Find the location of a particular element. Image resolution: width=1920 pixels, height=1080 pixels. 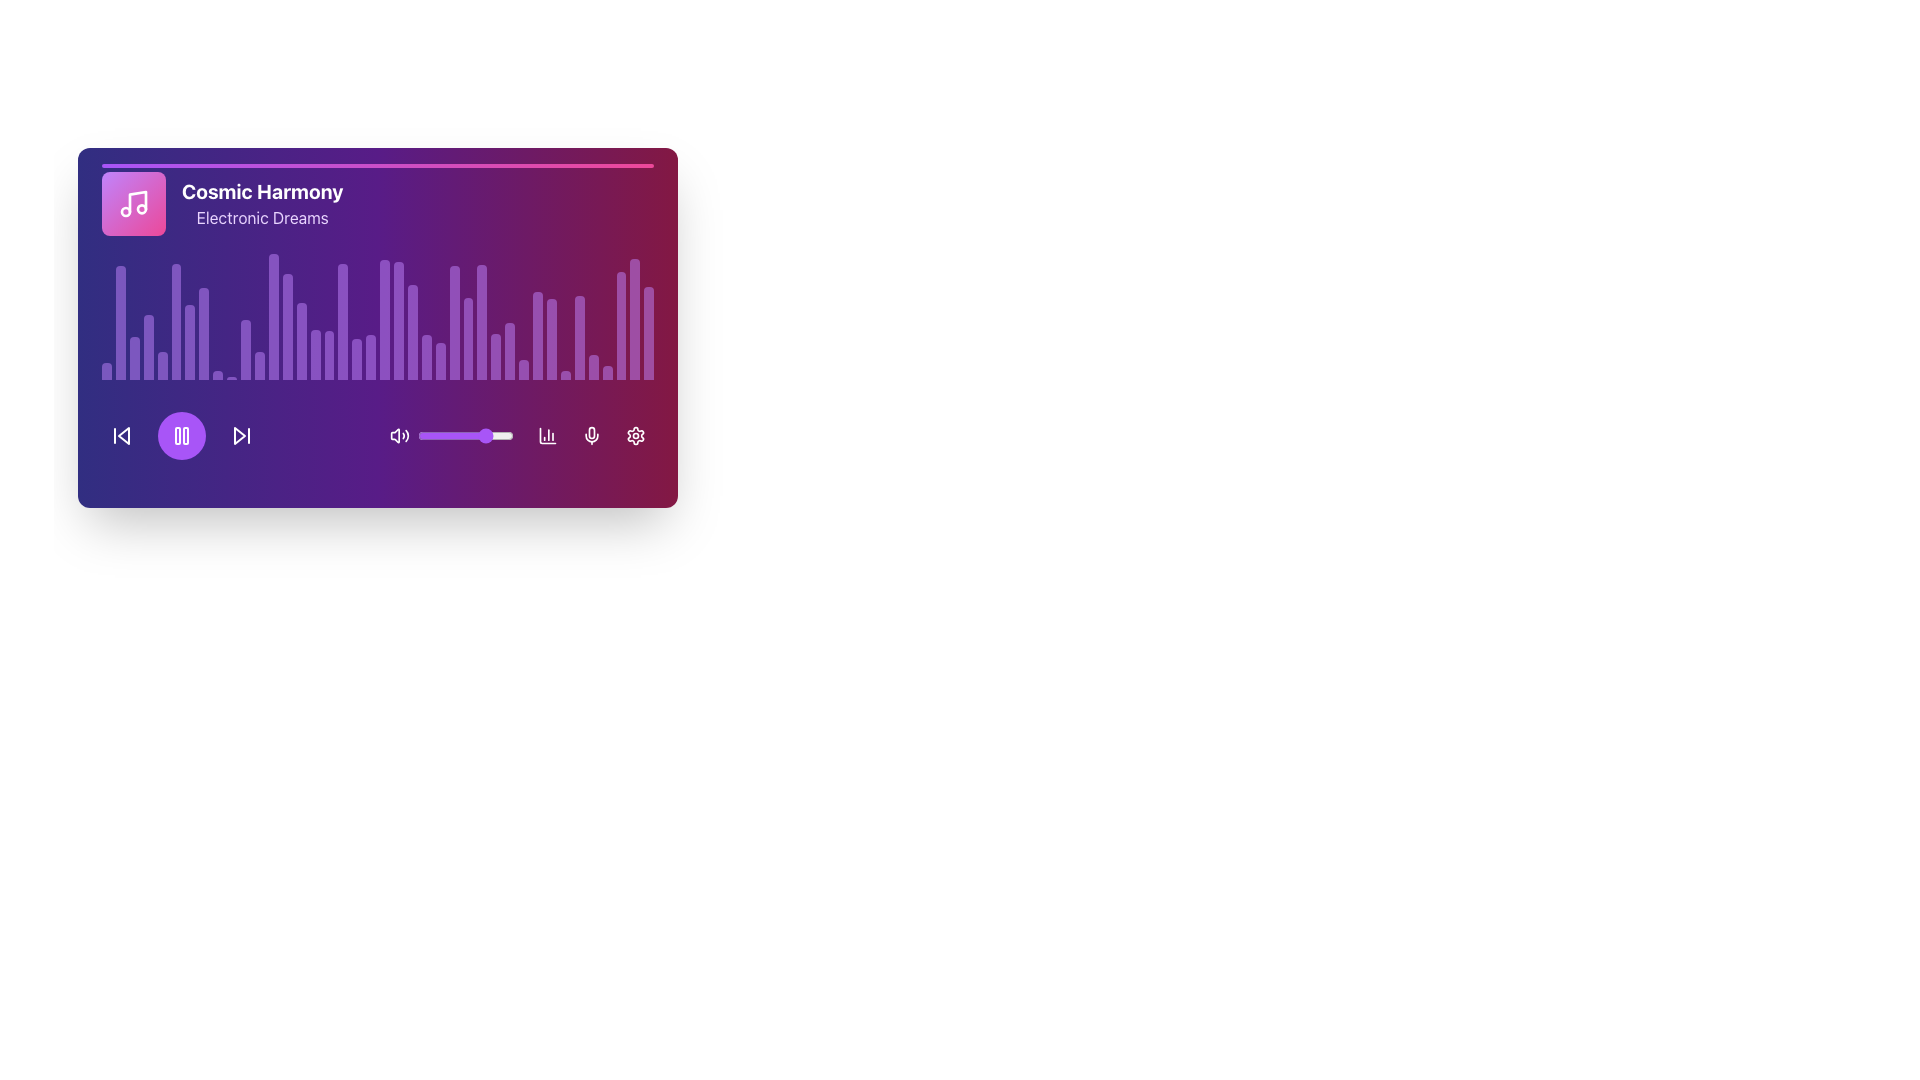

the value of the slider is located at coordinates (494, 434).